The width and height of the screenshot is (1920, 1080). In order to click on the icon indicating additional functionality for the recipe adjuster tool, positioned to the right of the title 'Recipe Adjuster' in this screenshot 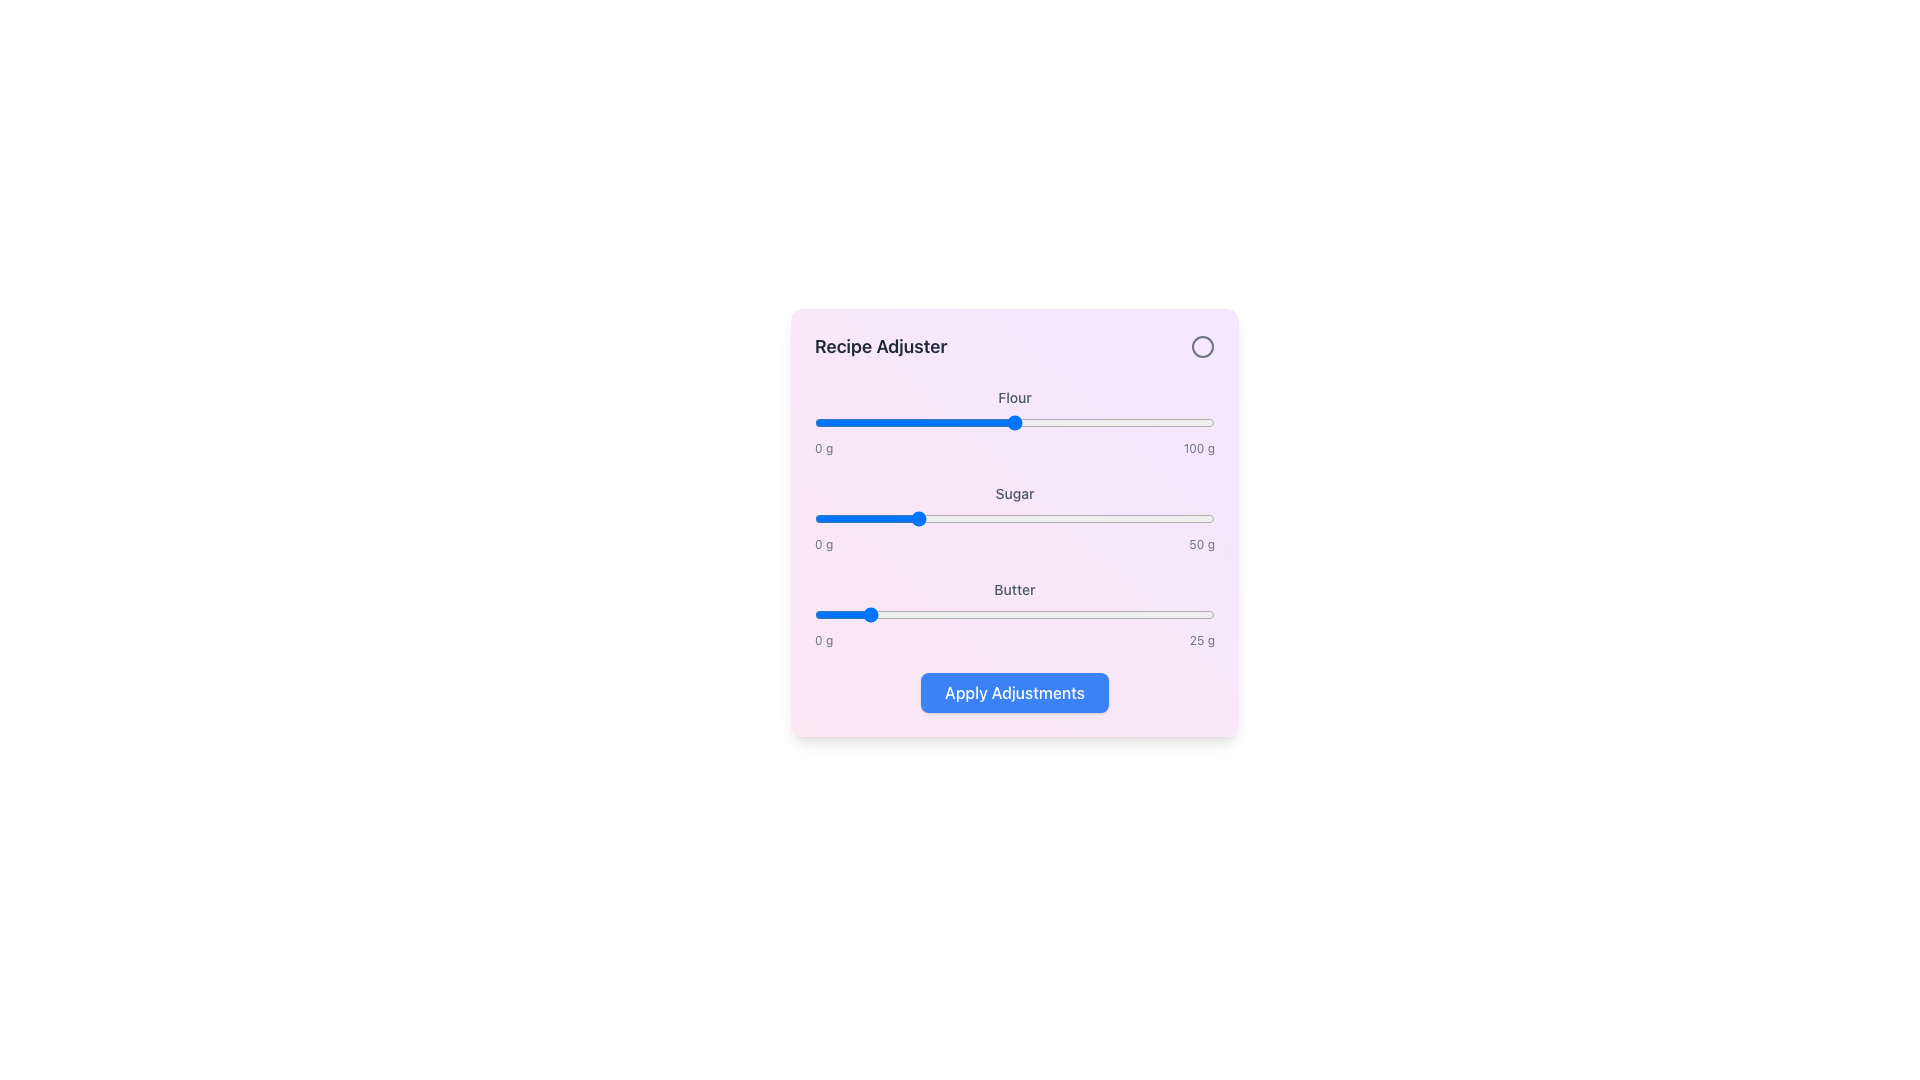, I will do `click(1202, 346)`.